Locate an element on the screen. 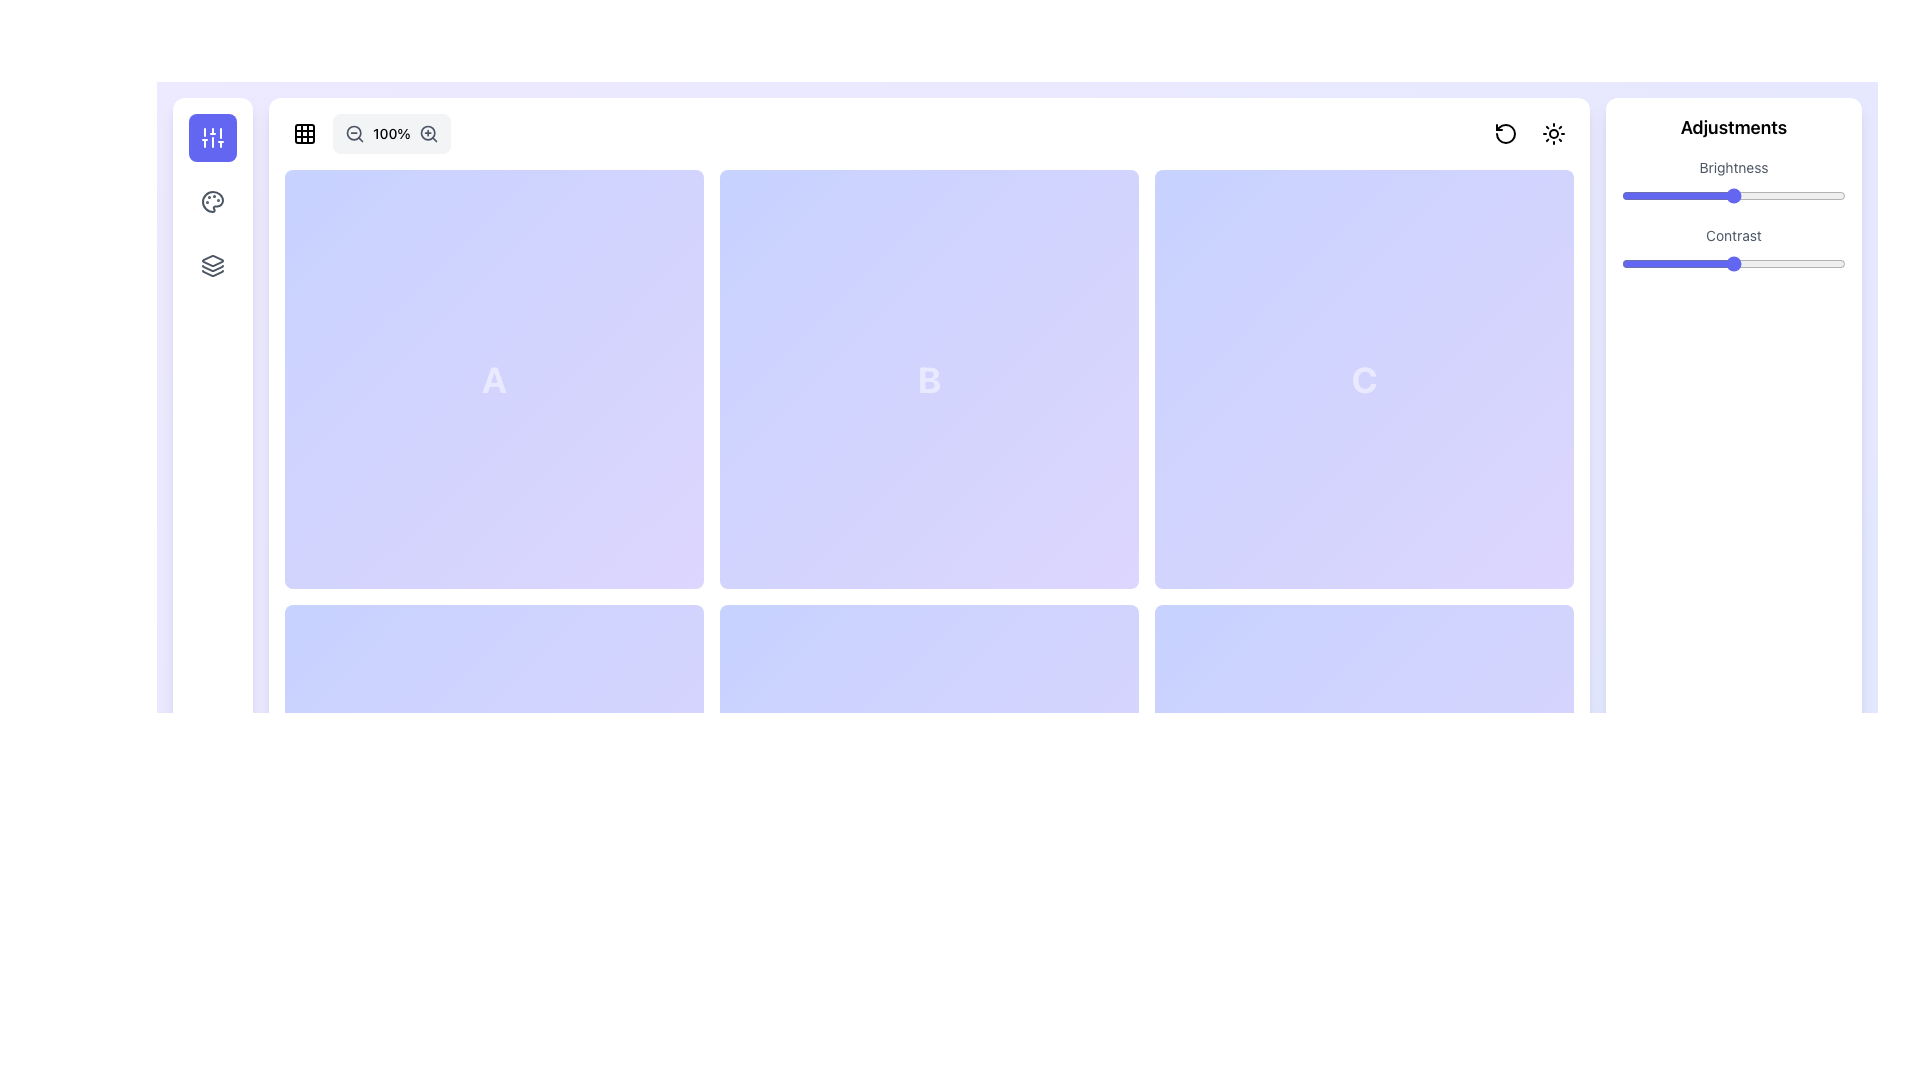 The image size is (1920, 1080). contrast is located at coordinates (1840, 262).